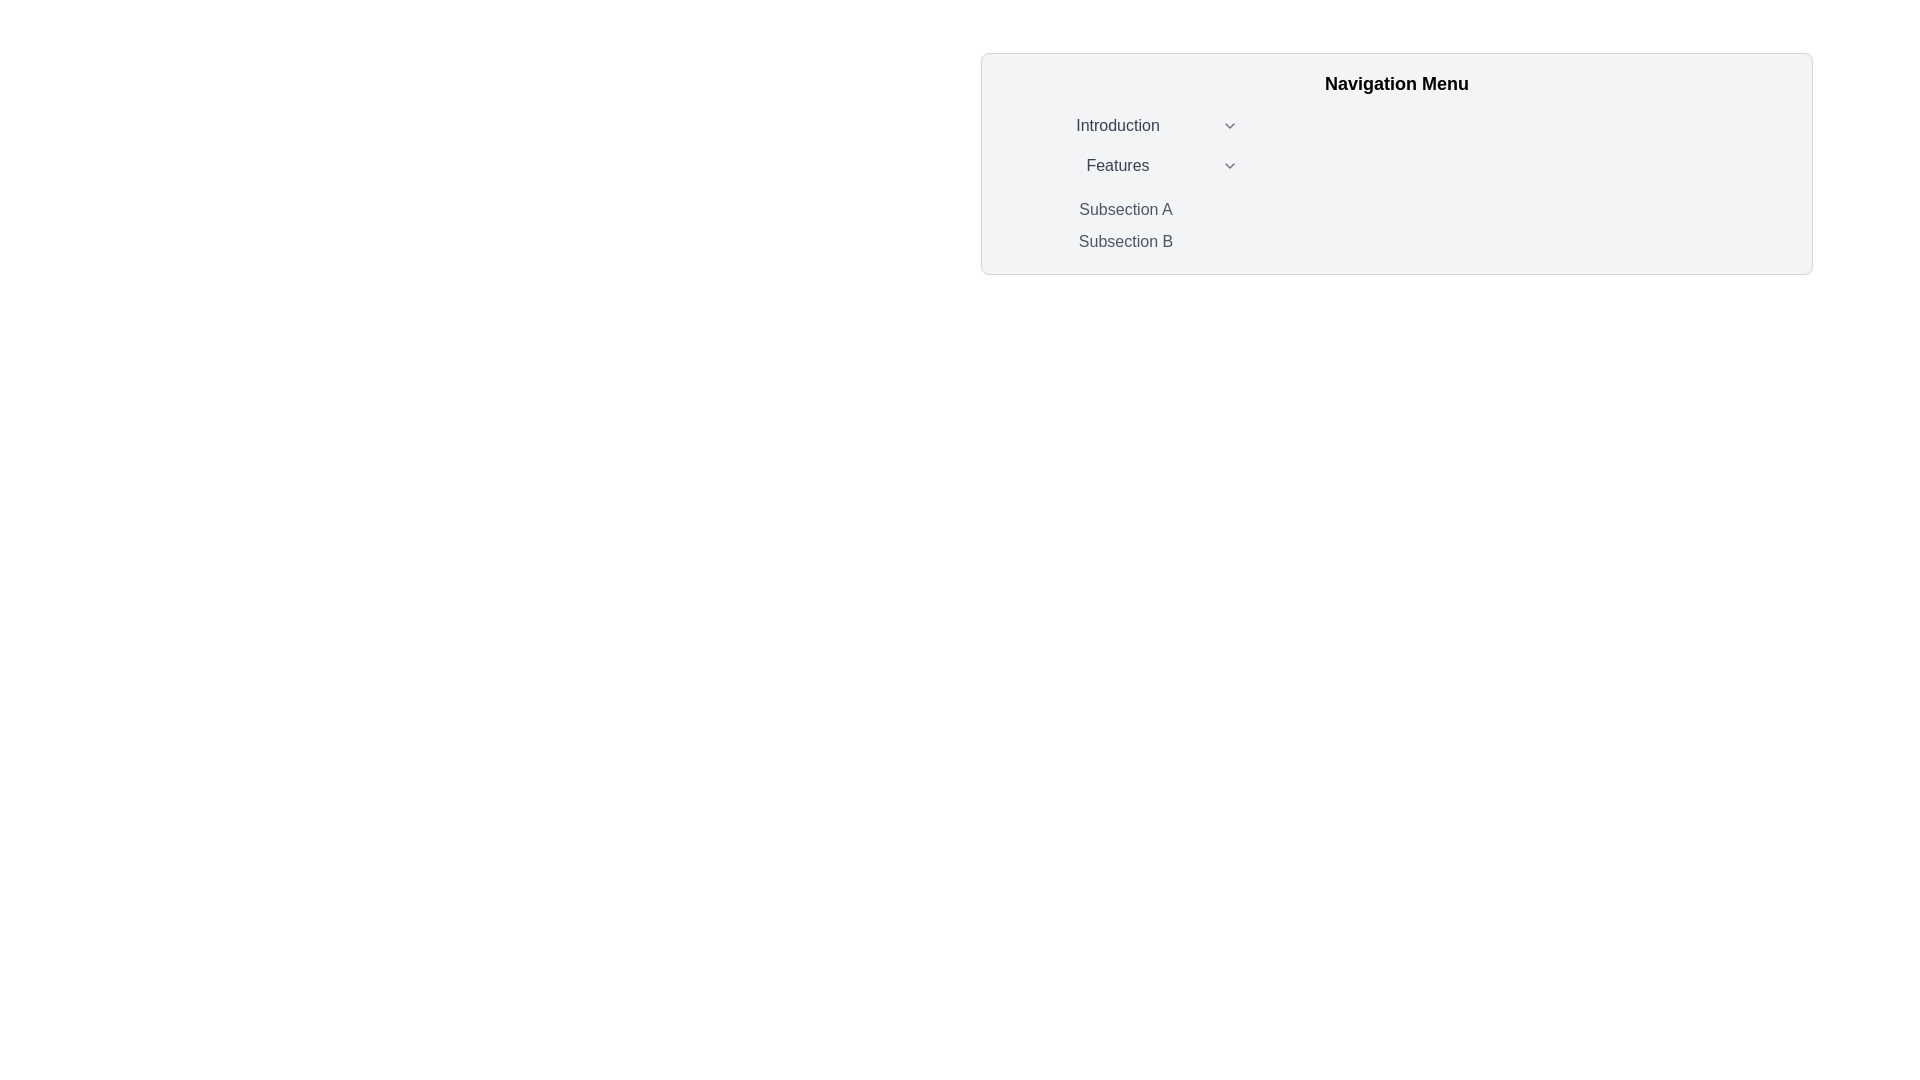 The height and width of the screenshot is (1080, 1920). I want to click on the icon to the right of the 'Features' label in the navigation menu, so click(1228, 164).